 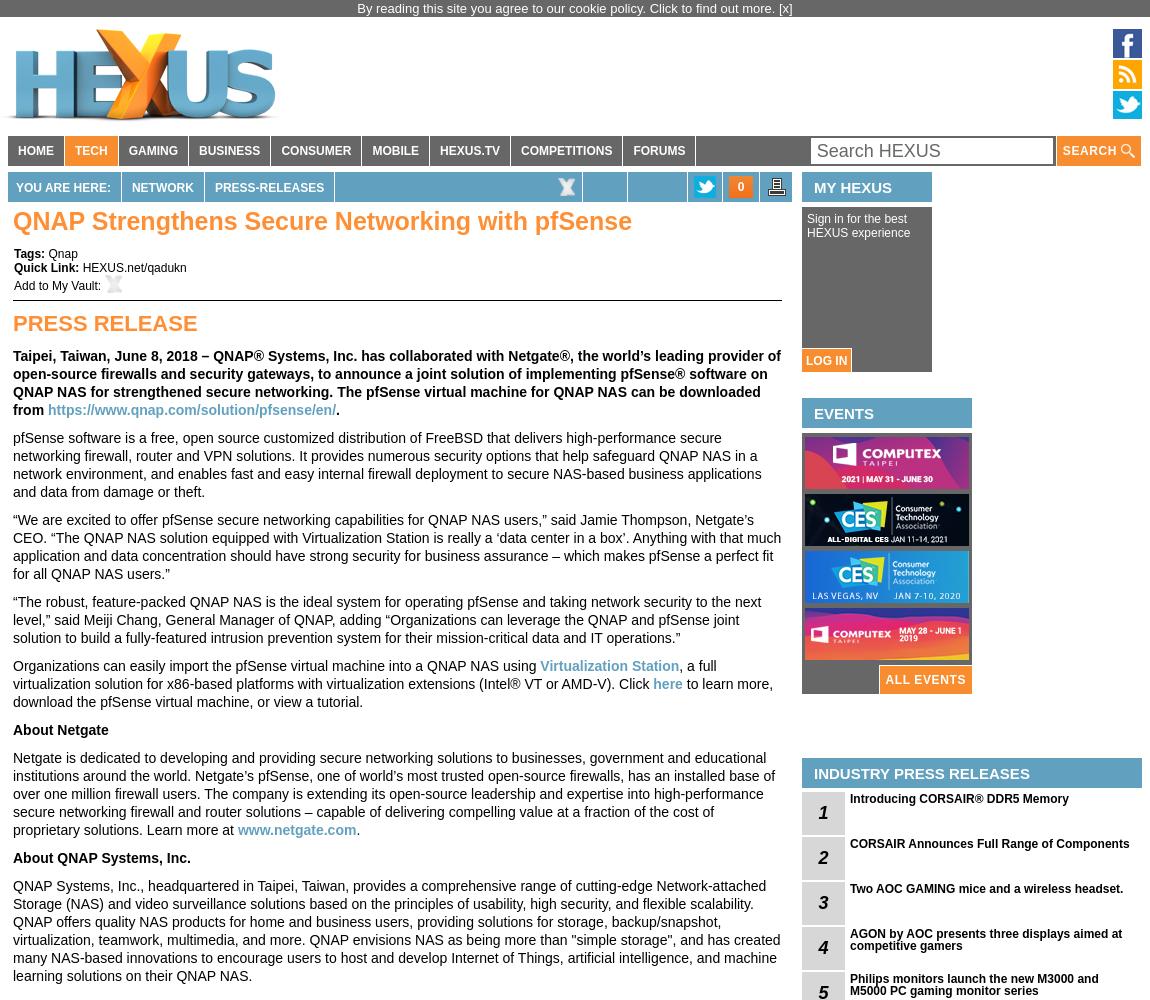 I want to click on 'Network', so click(x=129, y=188).